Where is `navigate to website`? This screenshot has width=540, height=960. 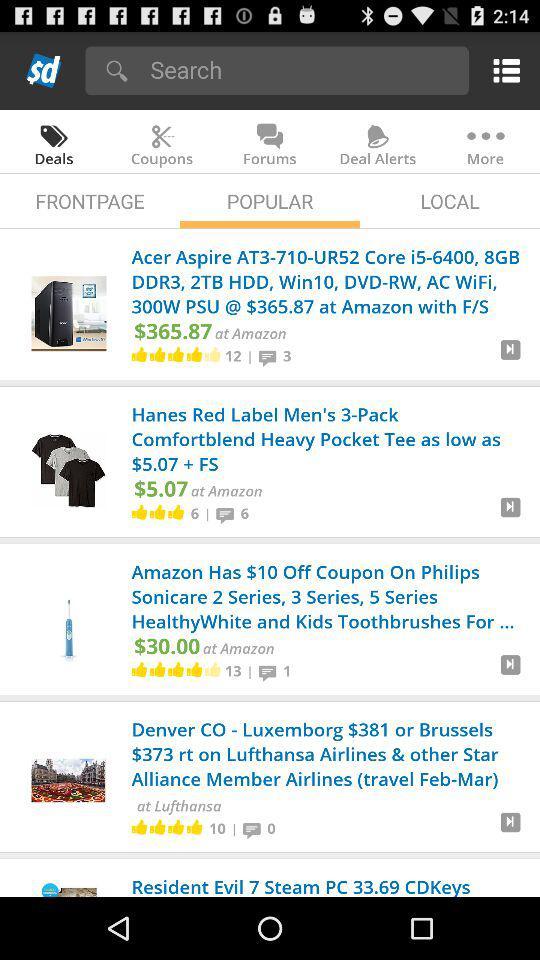 navigate to website is located at coordinates (510, 672).